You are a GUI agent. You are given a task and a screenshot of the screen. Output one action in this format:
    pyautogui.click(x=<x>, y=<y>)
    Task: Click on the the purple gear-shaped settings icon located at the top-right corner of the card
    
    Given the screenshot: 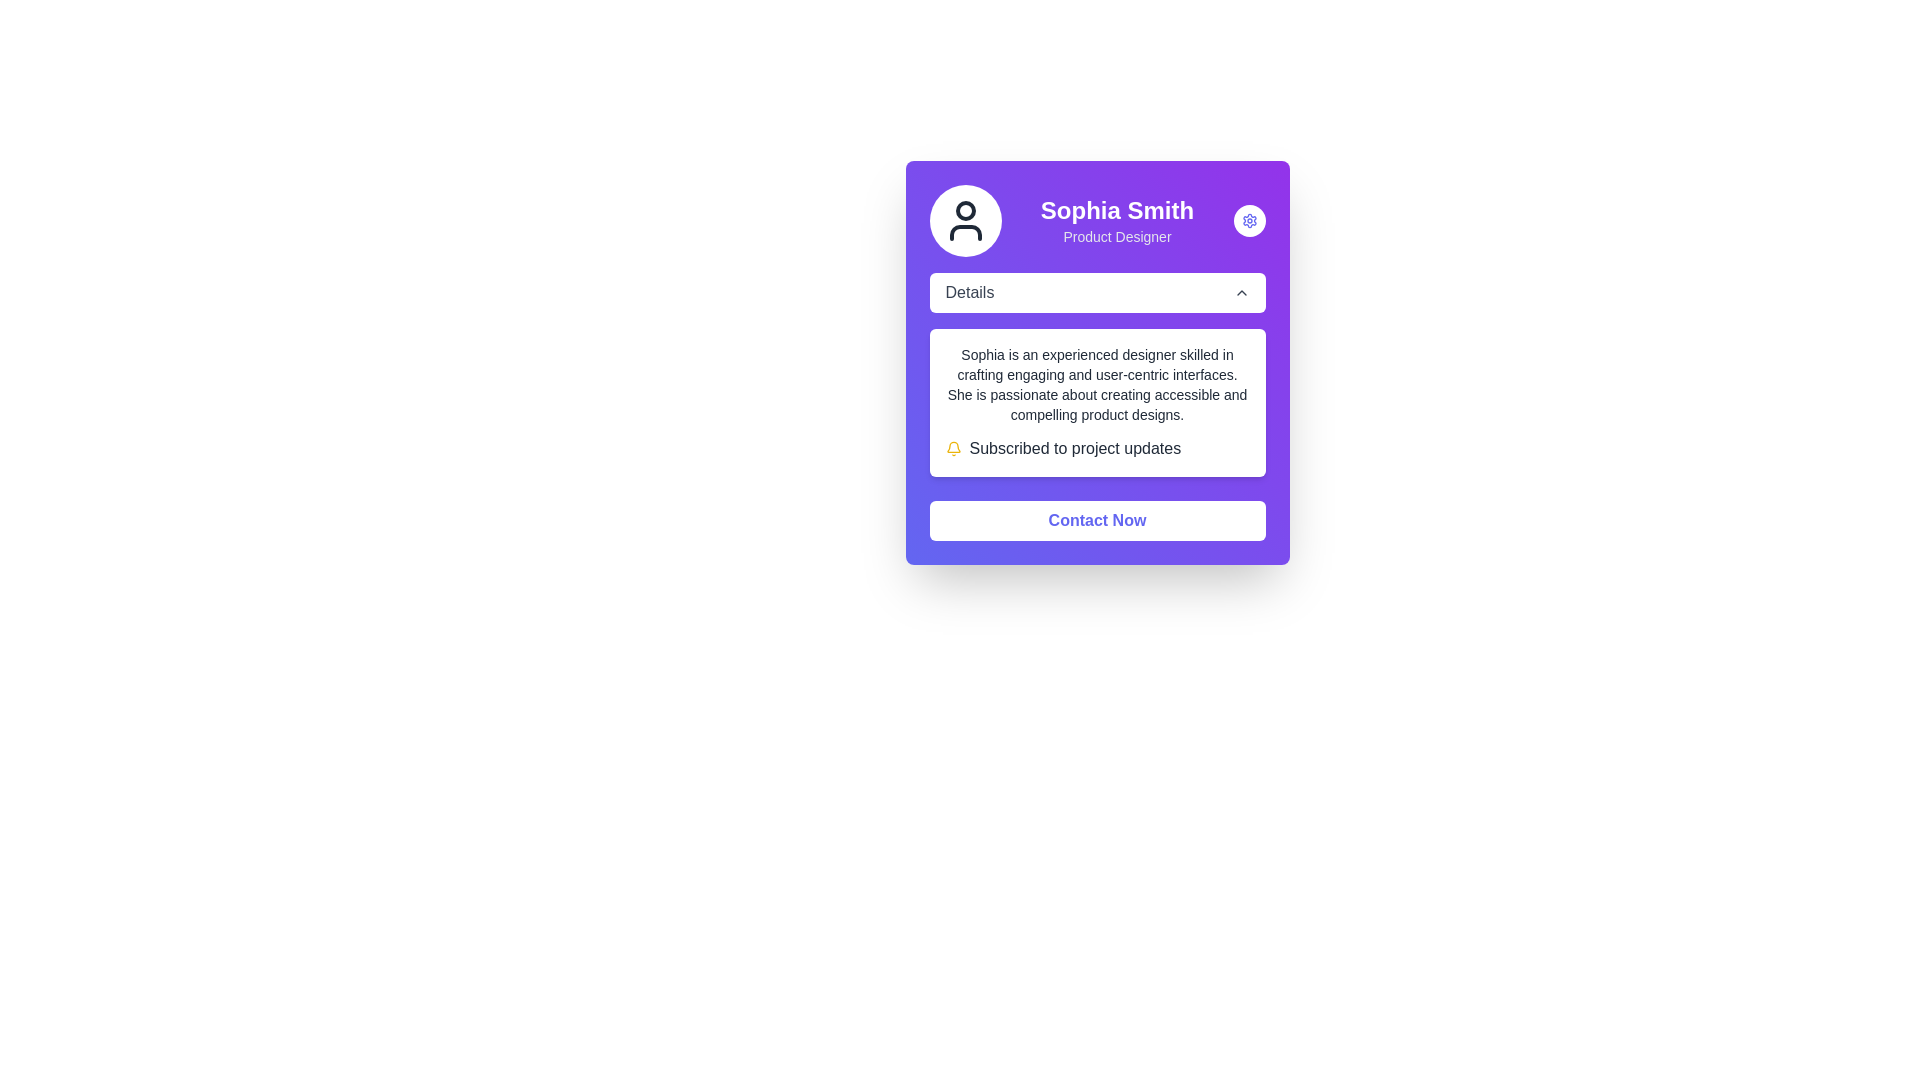 What is the action you would take?
    pyautogui.click(x=1248, y=220)
    